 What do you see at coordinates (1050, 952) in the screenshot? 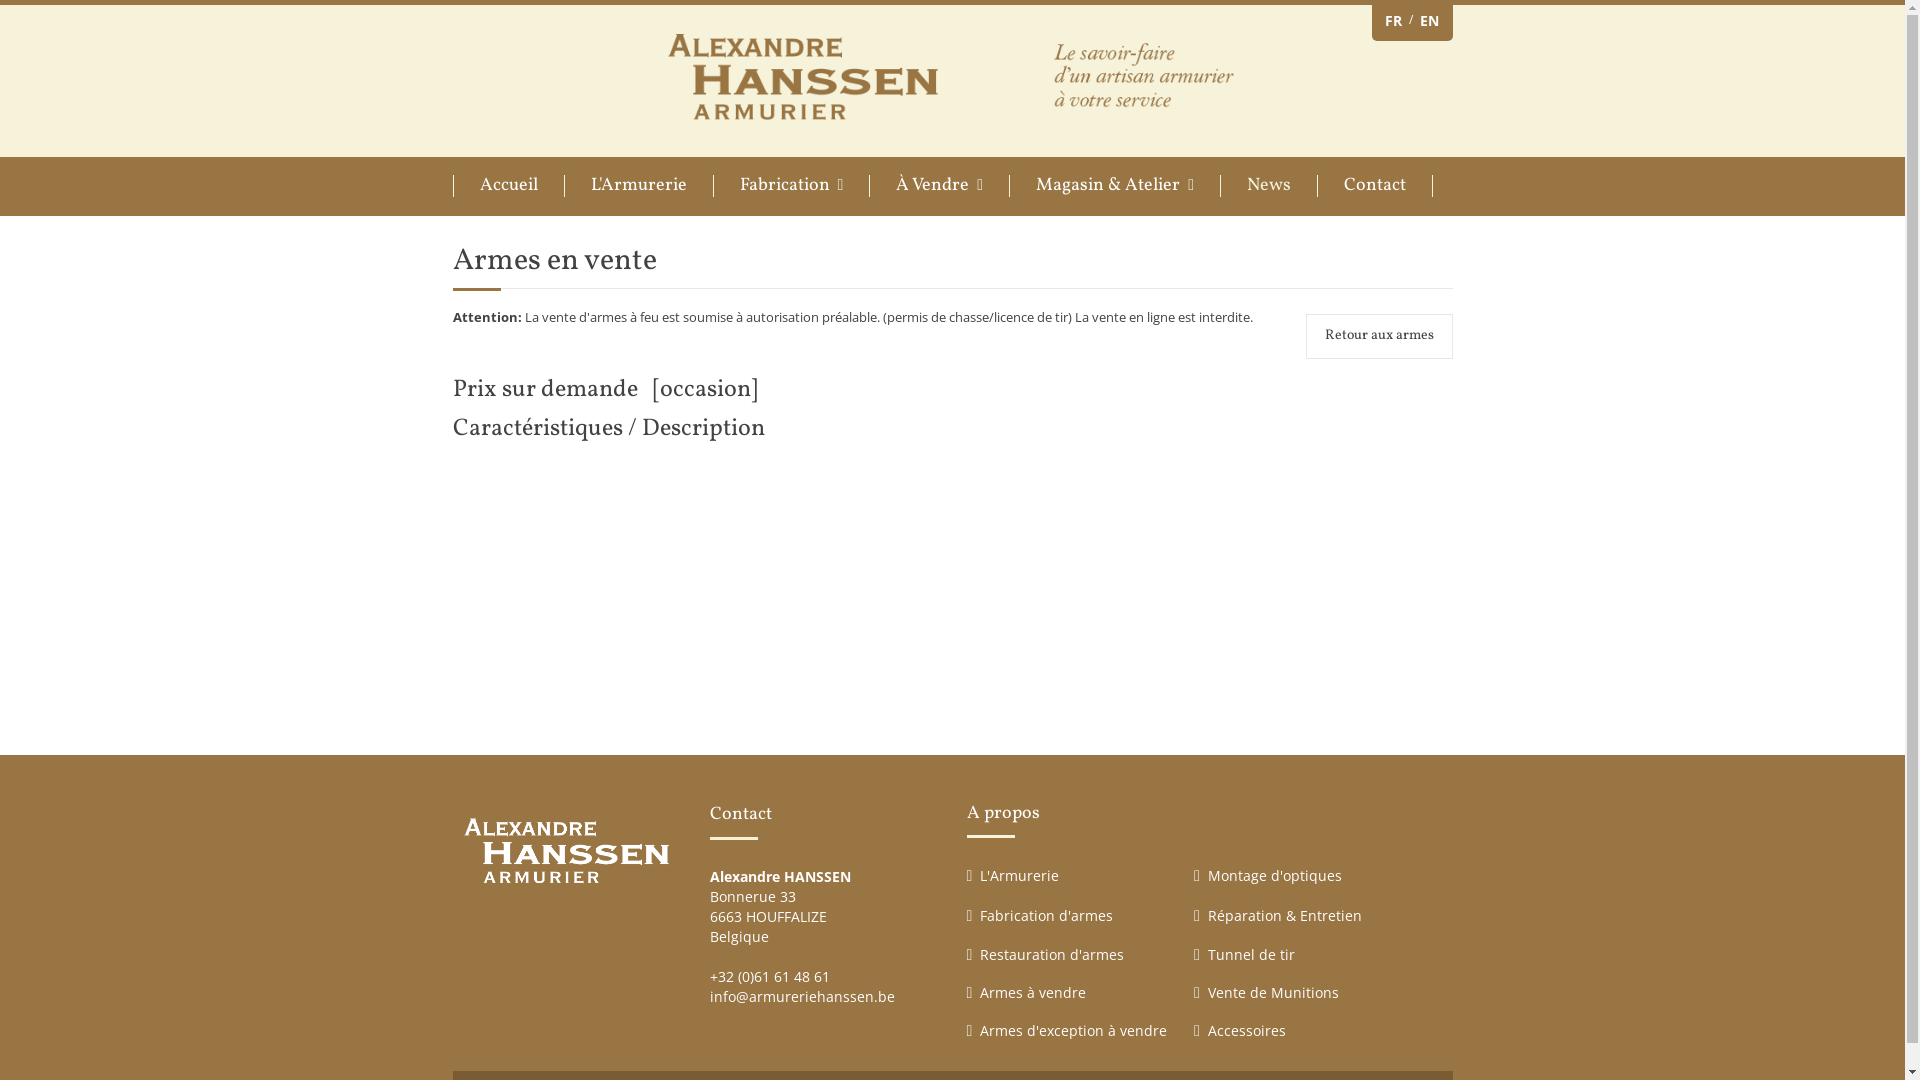
I see `'Restauration d'armes'` at bounding box center [1050, 952].